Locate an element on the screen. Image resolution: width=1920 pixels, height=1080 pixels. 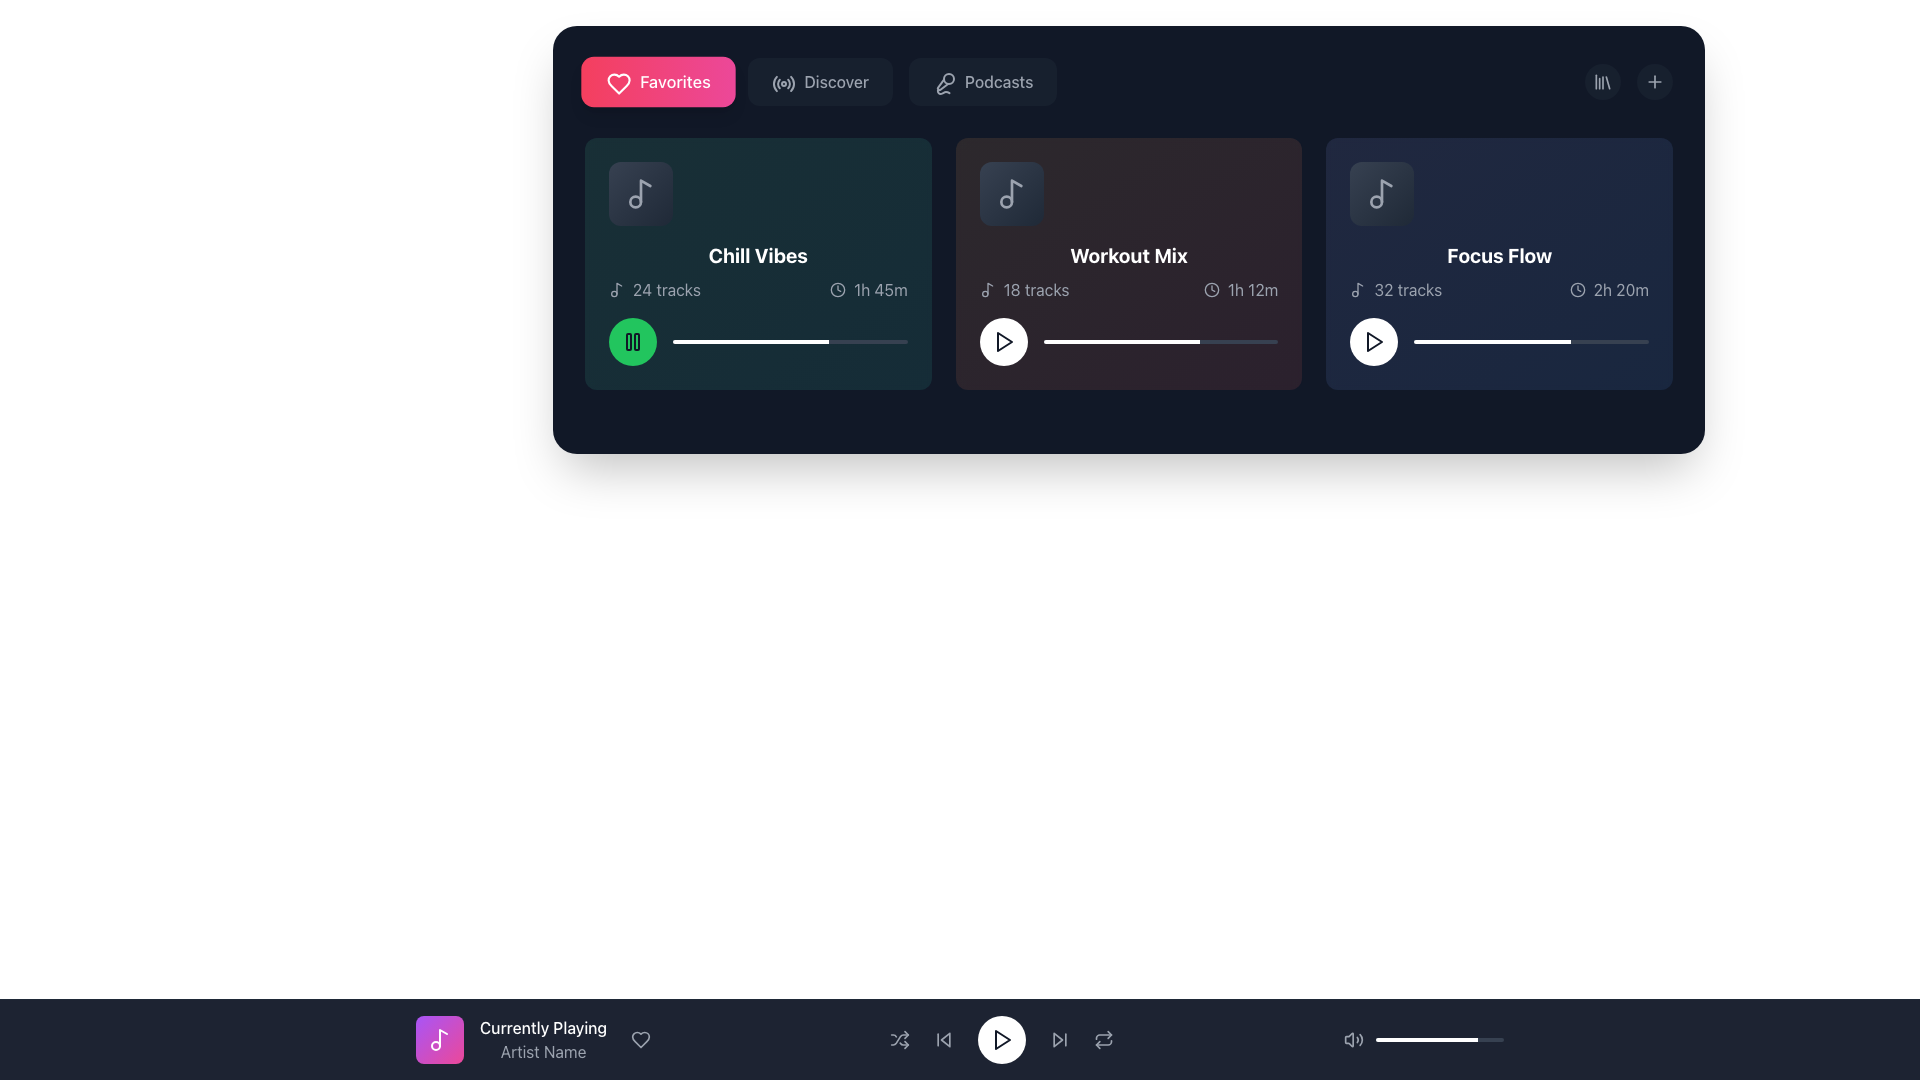
the button located in the horizontal navigation bar that navigates to the podcast section is located at coordinates (983, 80).